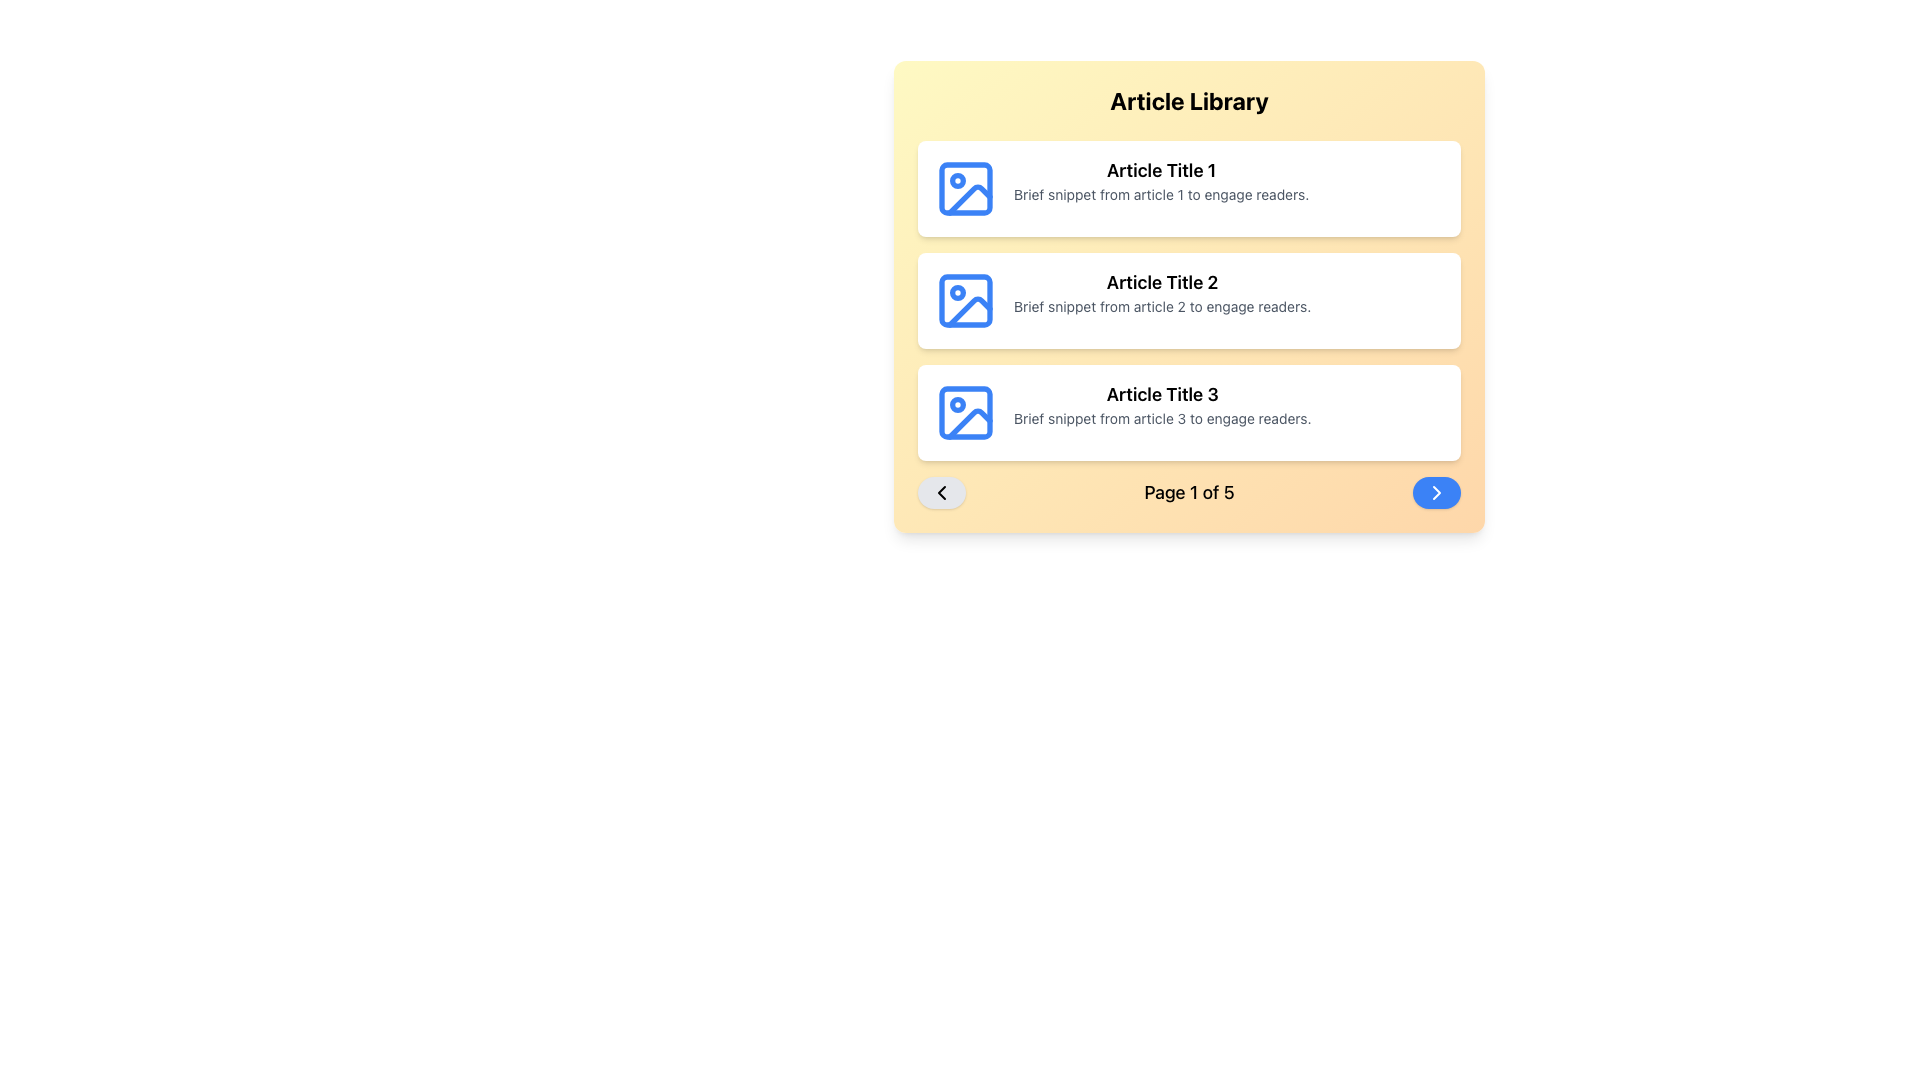 The width and height of the screenshot is (1920, 1080). I want to click on the disabled button located in the pagination section to the left of the 'Page 1 of 5' text, so click(940, 493).